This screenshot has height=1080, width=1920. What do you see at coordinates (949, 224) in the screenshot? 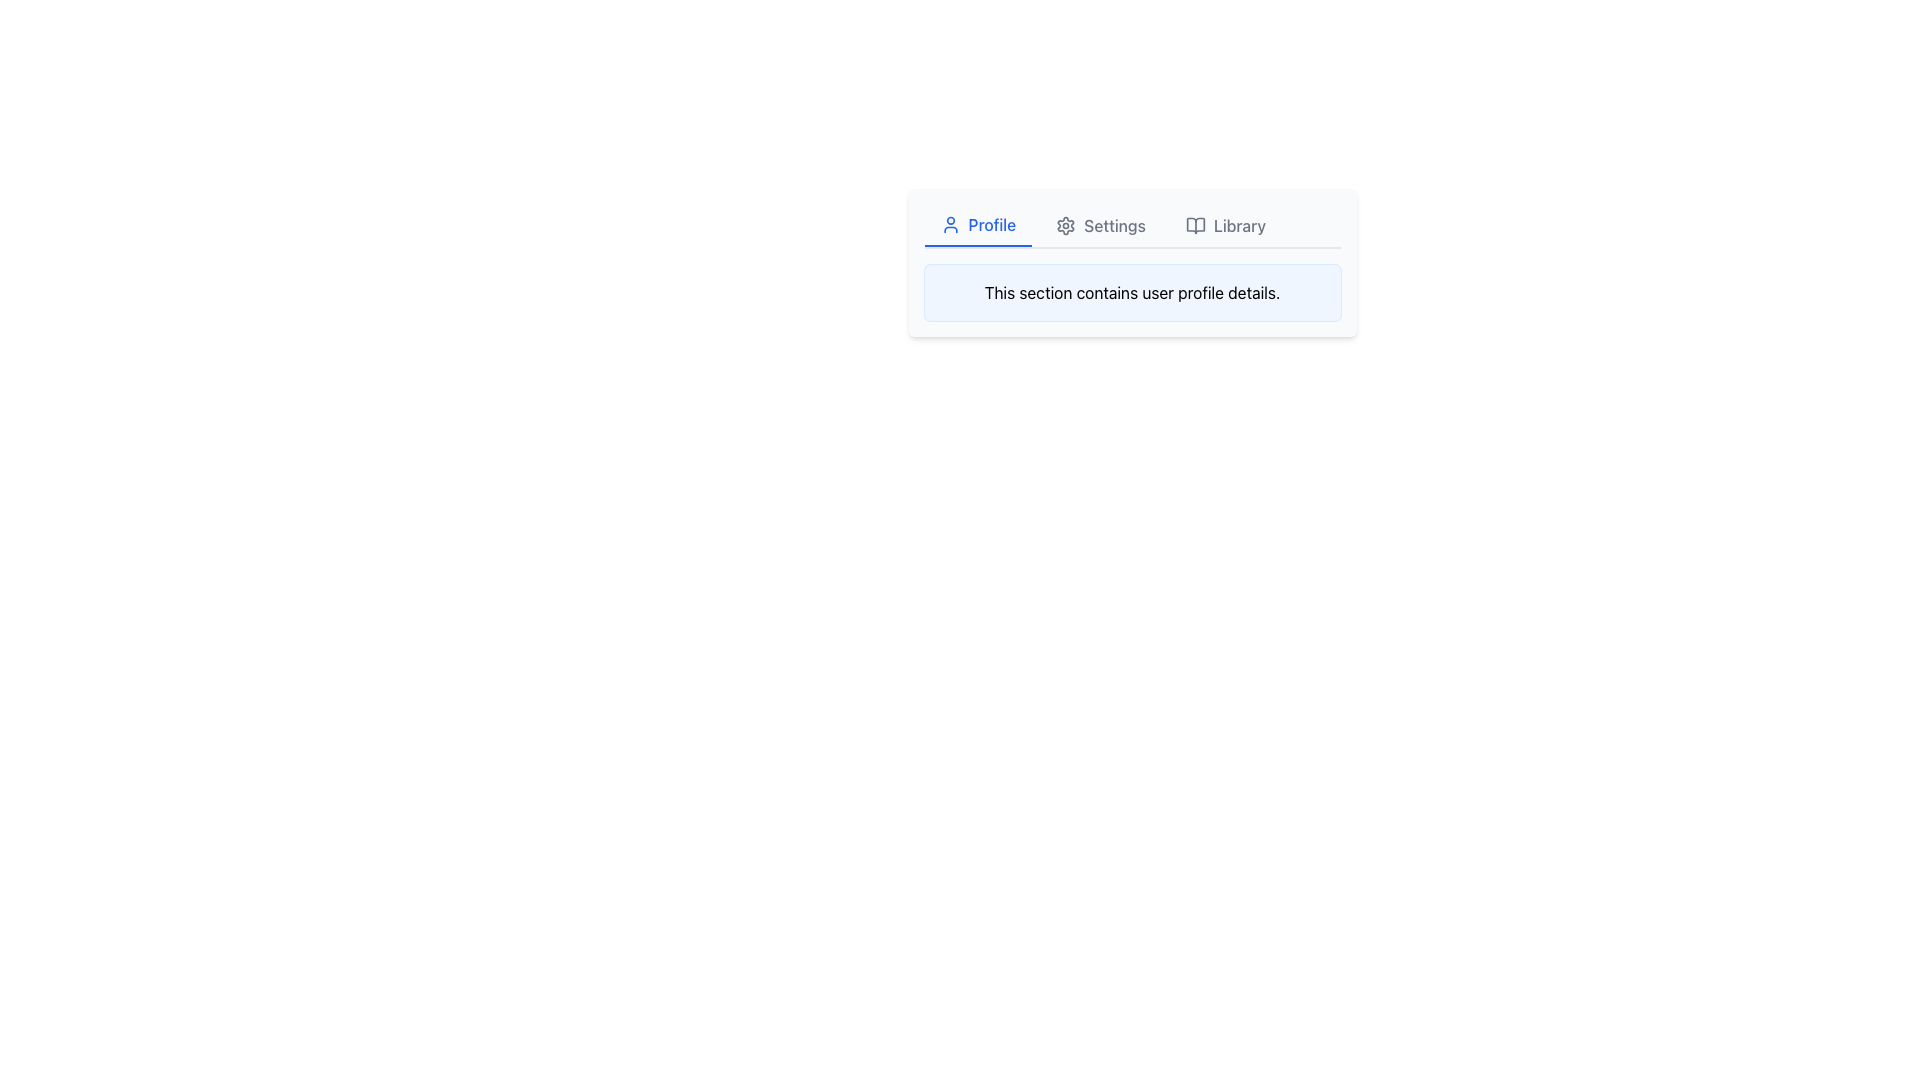
I see `the Profile icon located to the left of the 'Profile' text in the tab's button at the top of the interface` at bounding box center [949, 224].